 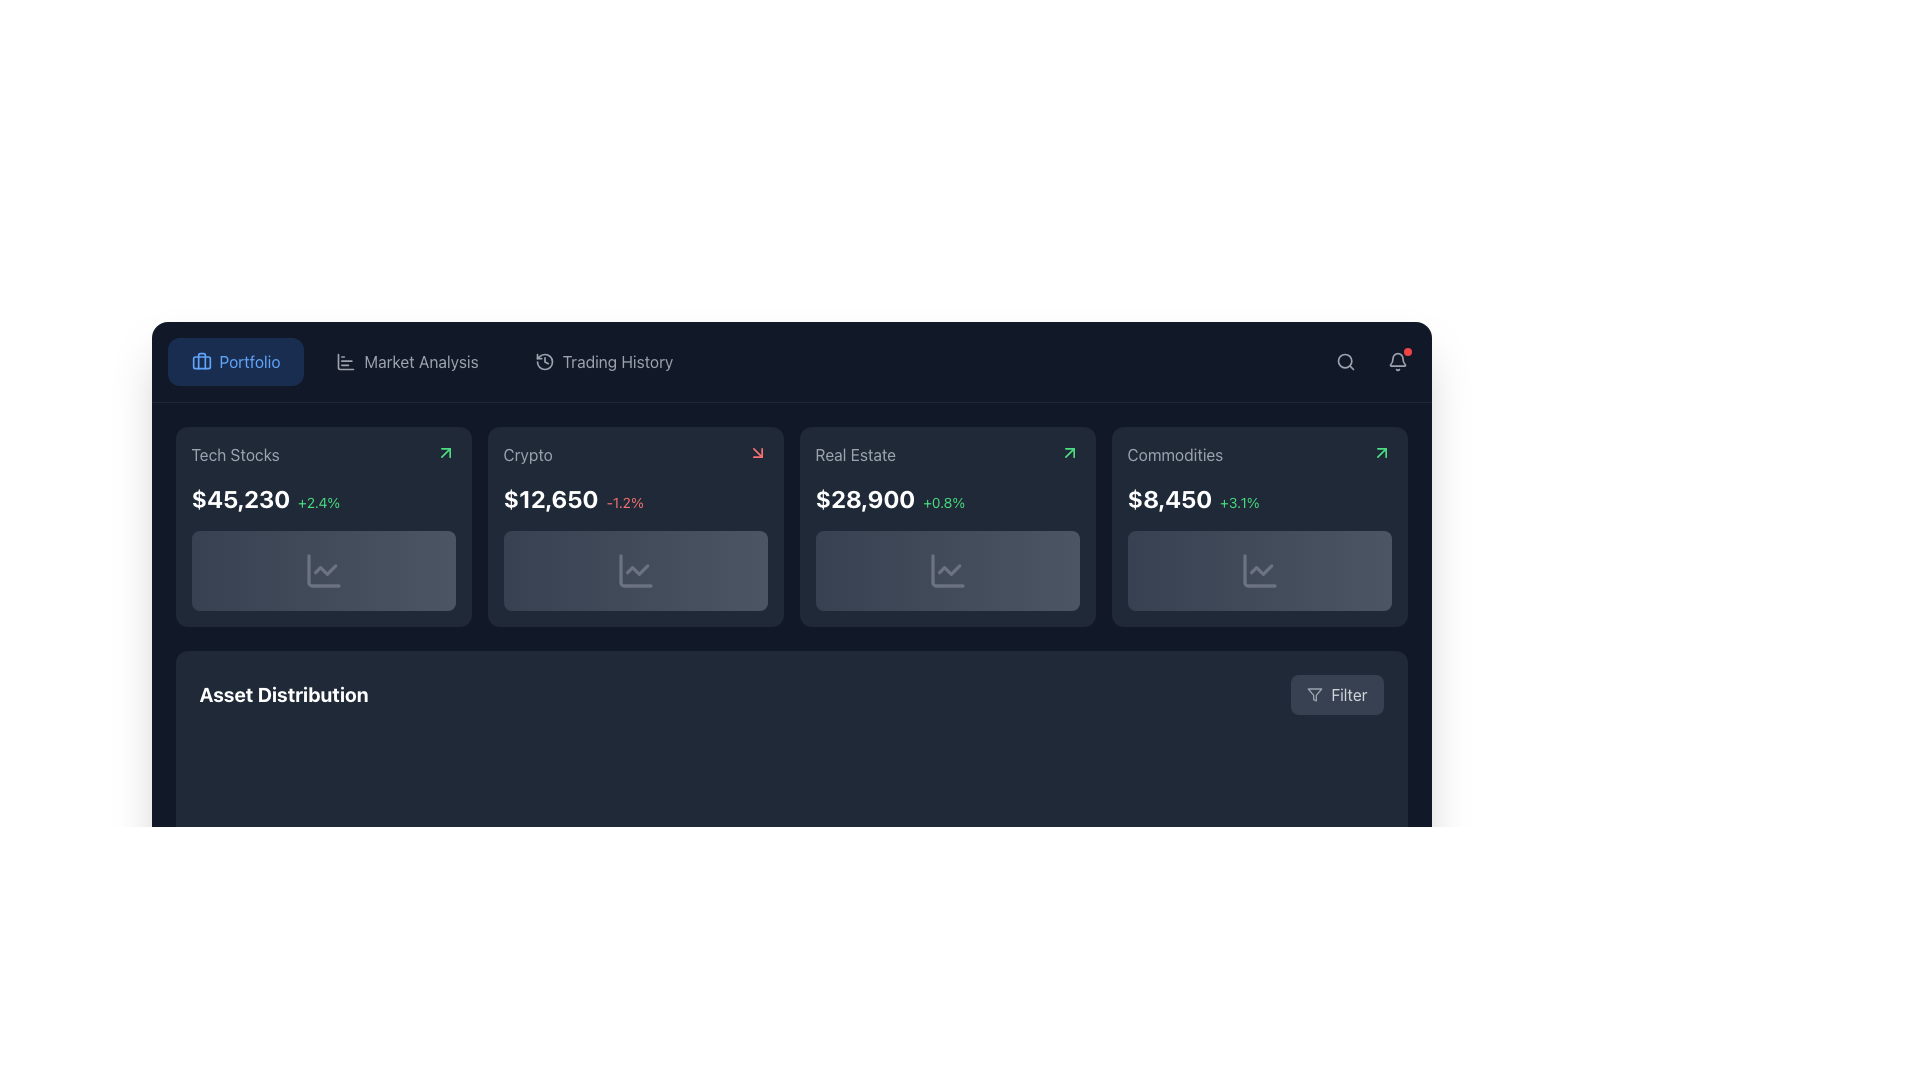 I want to click on the line chart icon representing financial trends located in the 'Tech Stocks' card, positioned beneath the numerical value '$45,230' and percentage change '+2.4%', so click(x=325, y=570).